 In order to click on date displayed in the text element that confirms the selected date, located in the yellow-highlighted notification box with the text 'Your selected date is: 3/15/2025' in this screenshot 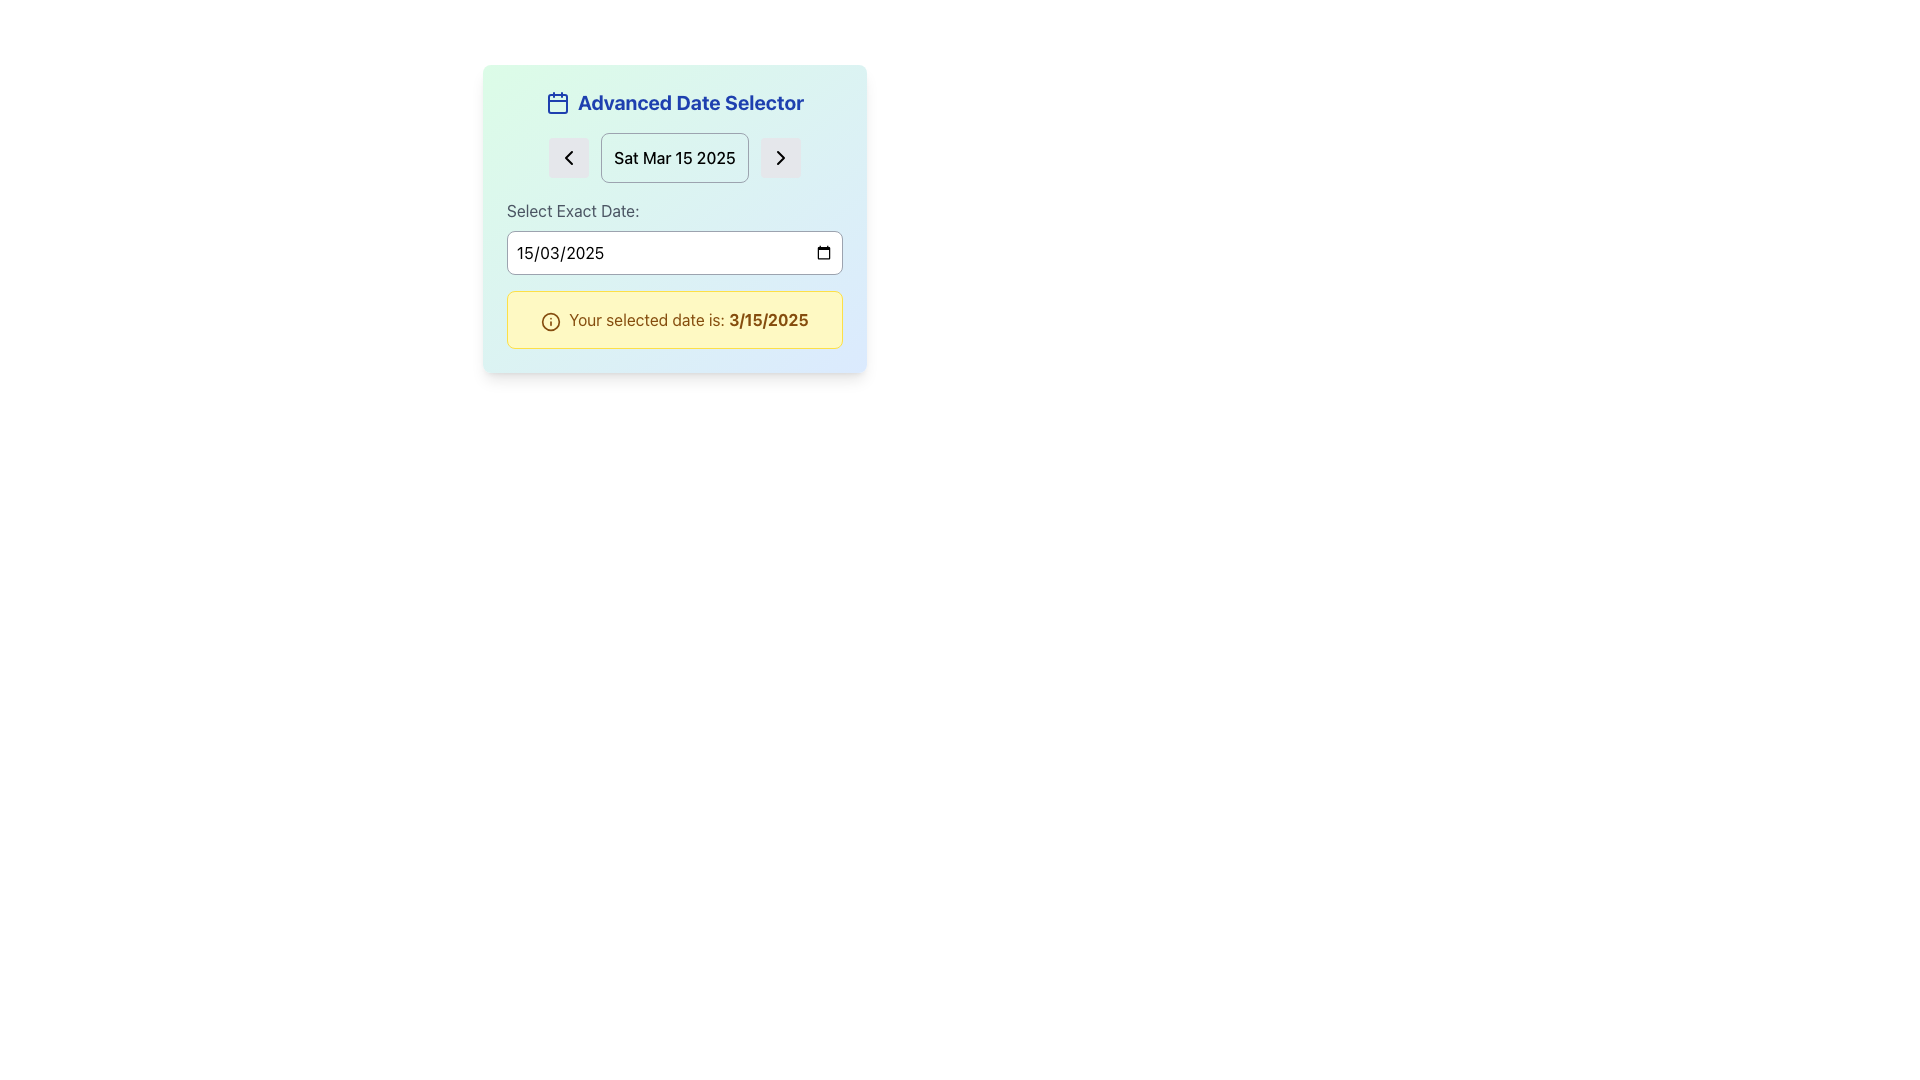, I will do `click(767, 319)`.